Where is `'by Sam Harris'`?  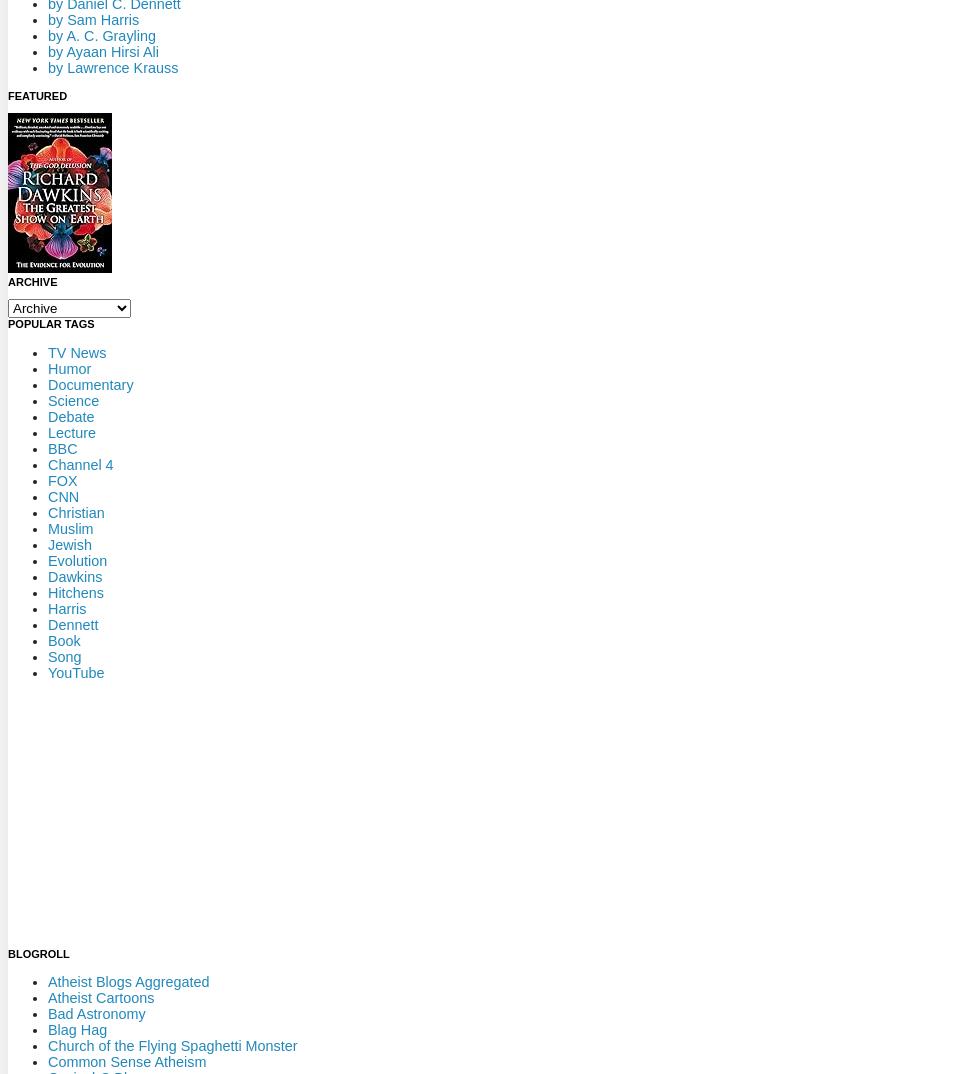 'by Sam Harris' is located at coordinates (48, 18).